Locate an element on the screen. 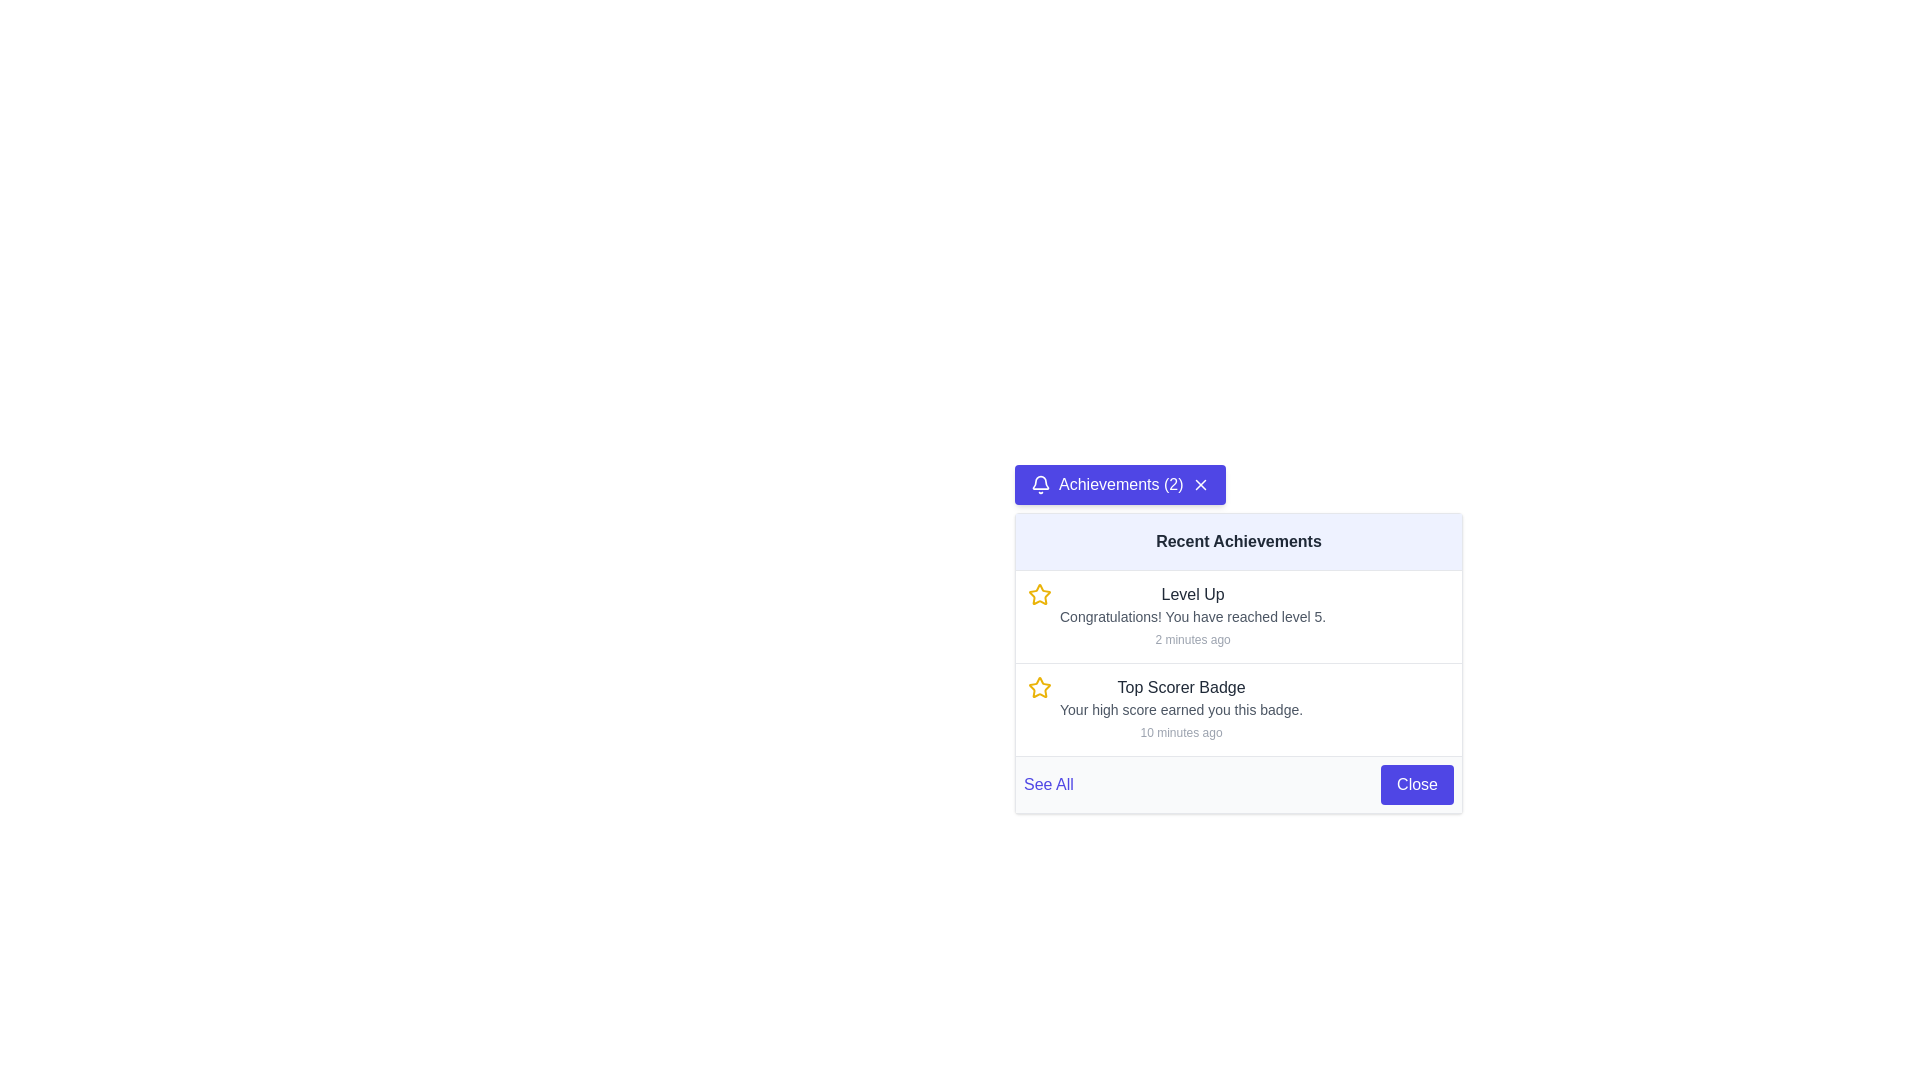 The image size is (1920, 1080). title text of the achievement notification located near the top-left corner of the notification box under the 'Recent Achievements' heading is located at coordinates (1193, 593).